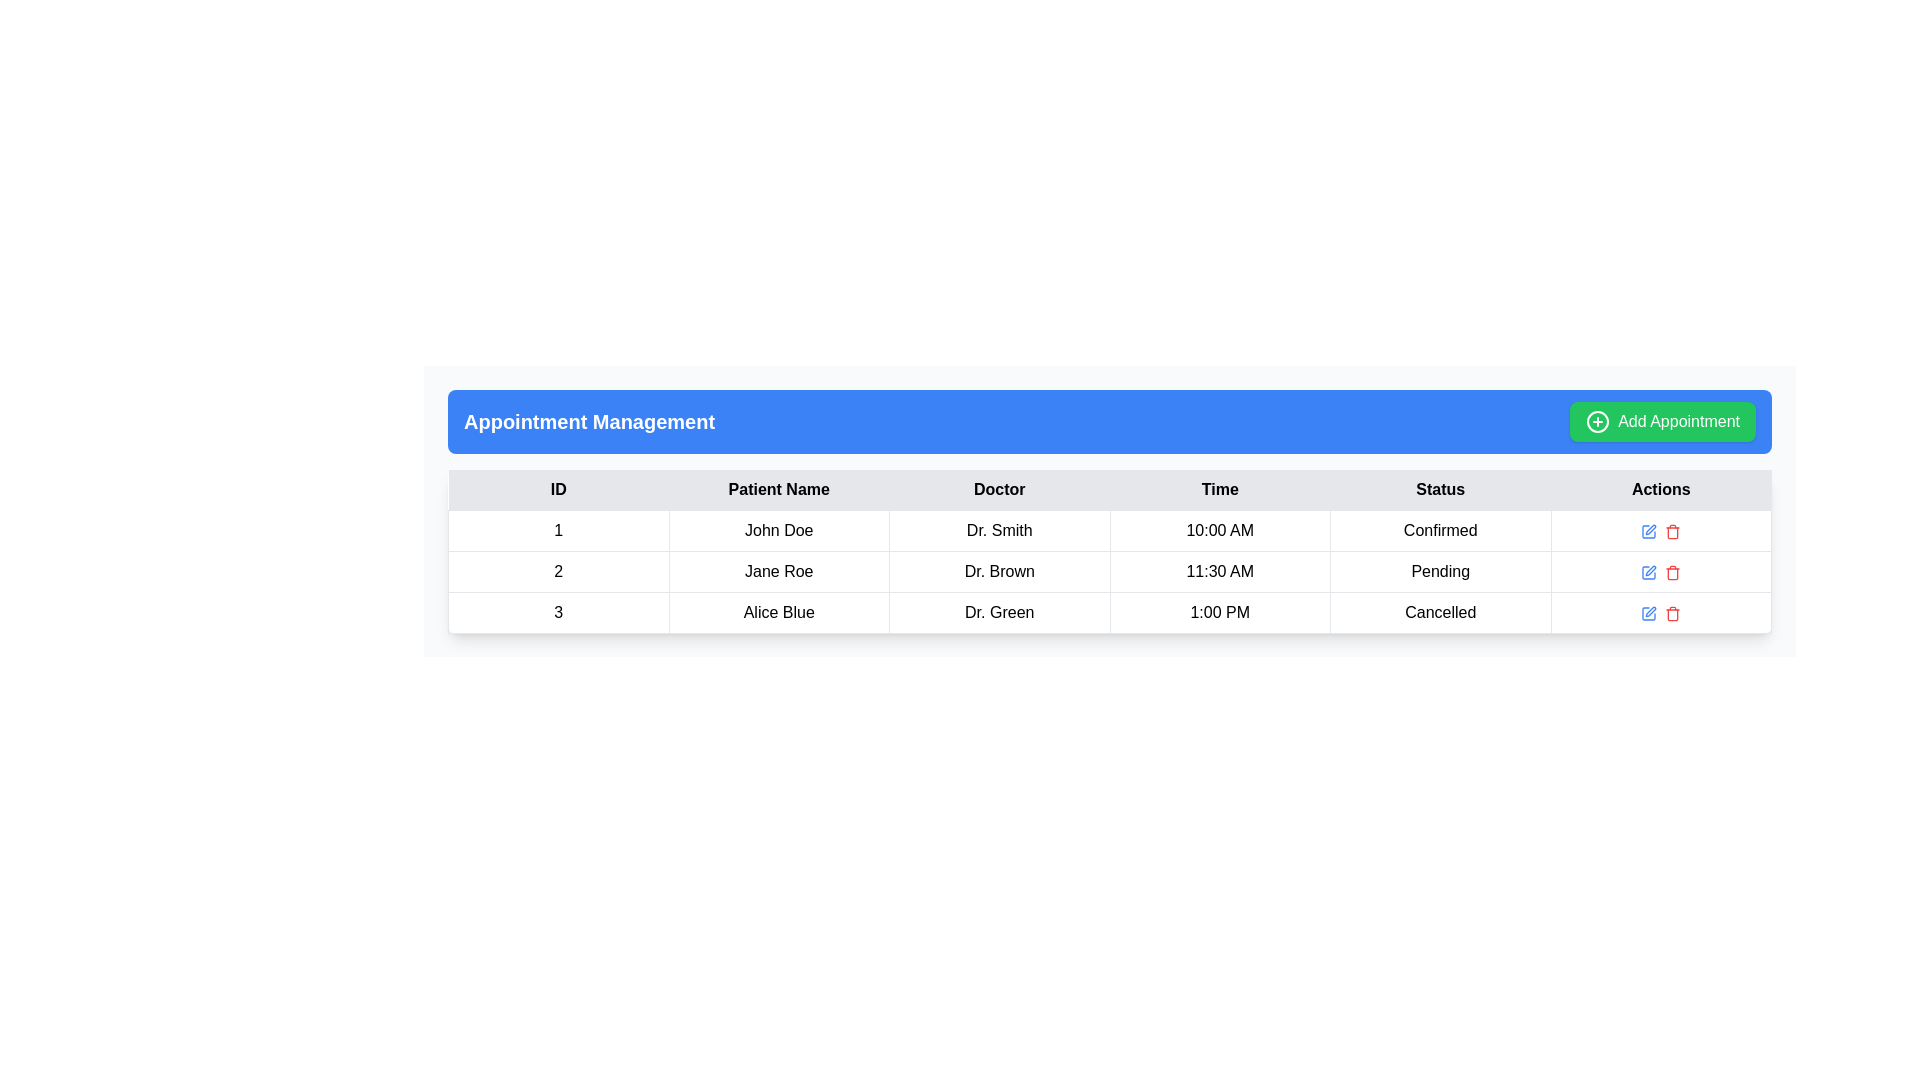 This screenshot has height=1080, width=1920. I want to click on the patient name cell located in the second column of the second row in the table, so click(778, 571).